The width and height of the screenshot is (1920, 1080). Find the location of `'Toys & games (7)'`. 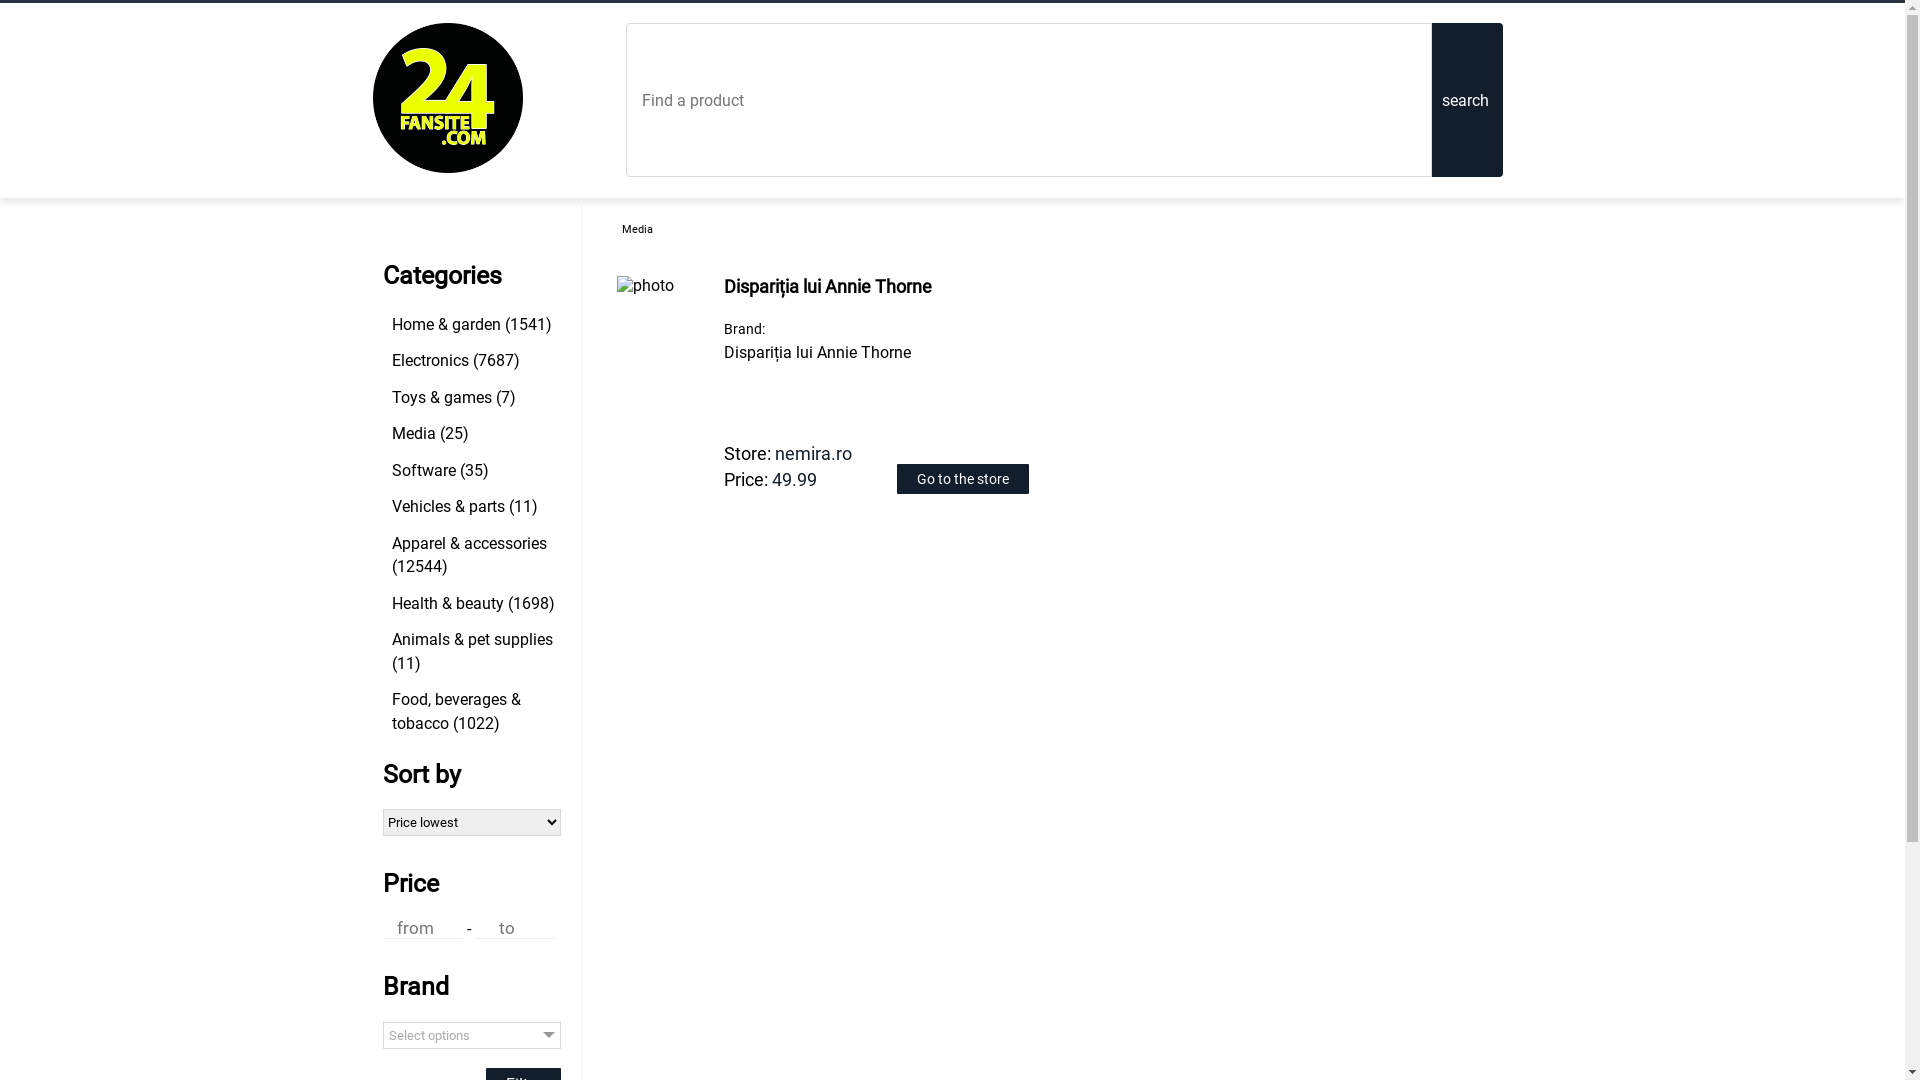

'Toys & games (7)' is located at coordinates (473, 397).